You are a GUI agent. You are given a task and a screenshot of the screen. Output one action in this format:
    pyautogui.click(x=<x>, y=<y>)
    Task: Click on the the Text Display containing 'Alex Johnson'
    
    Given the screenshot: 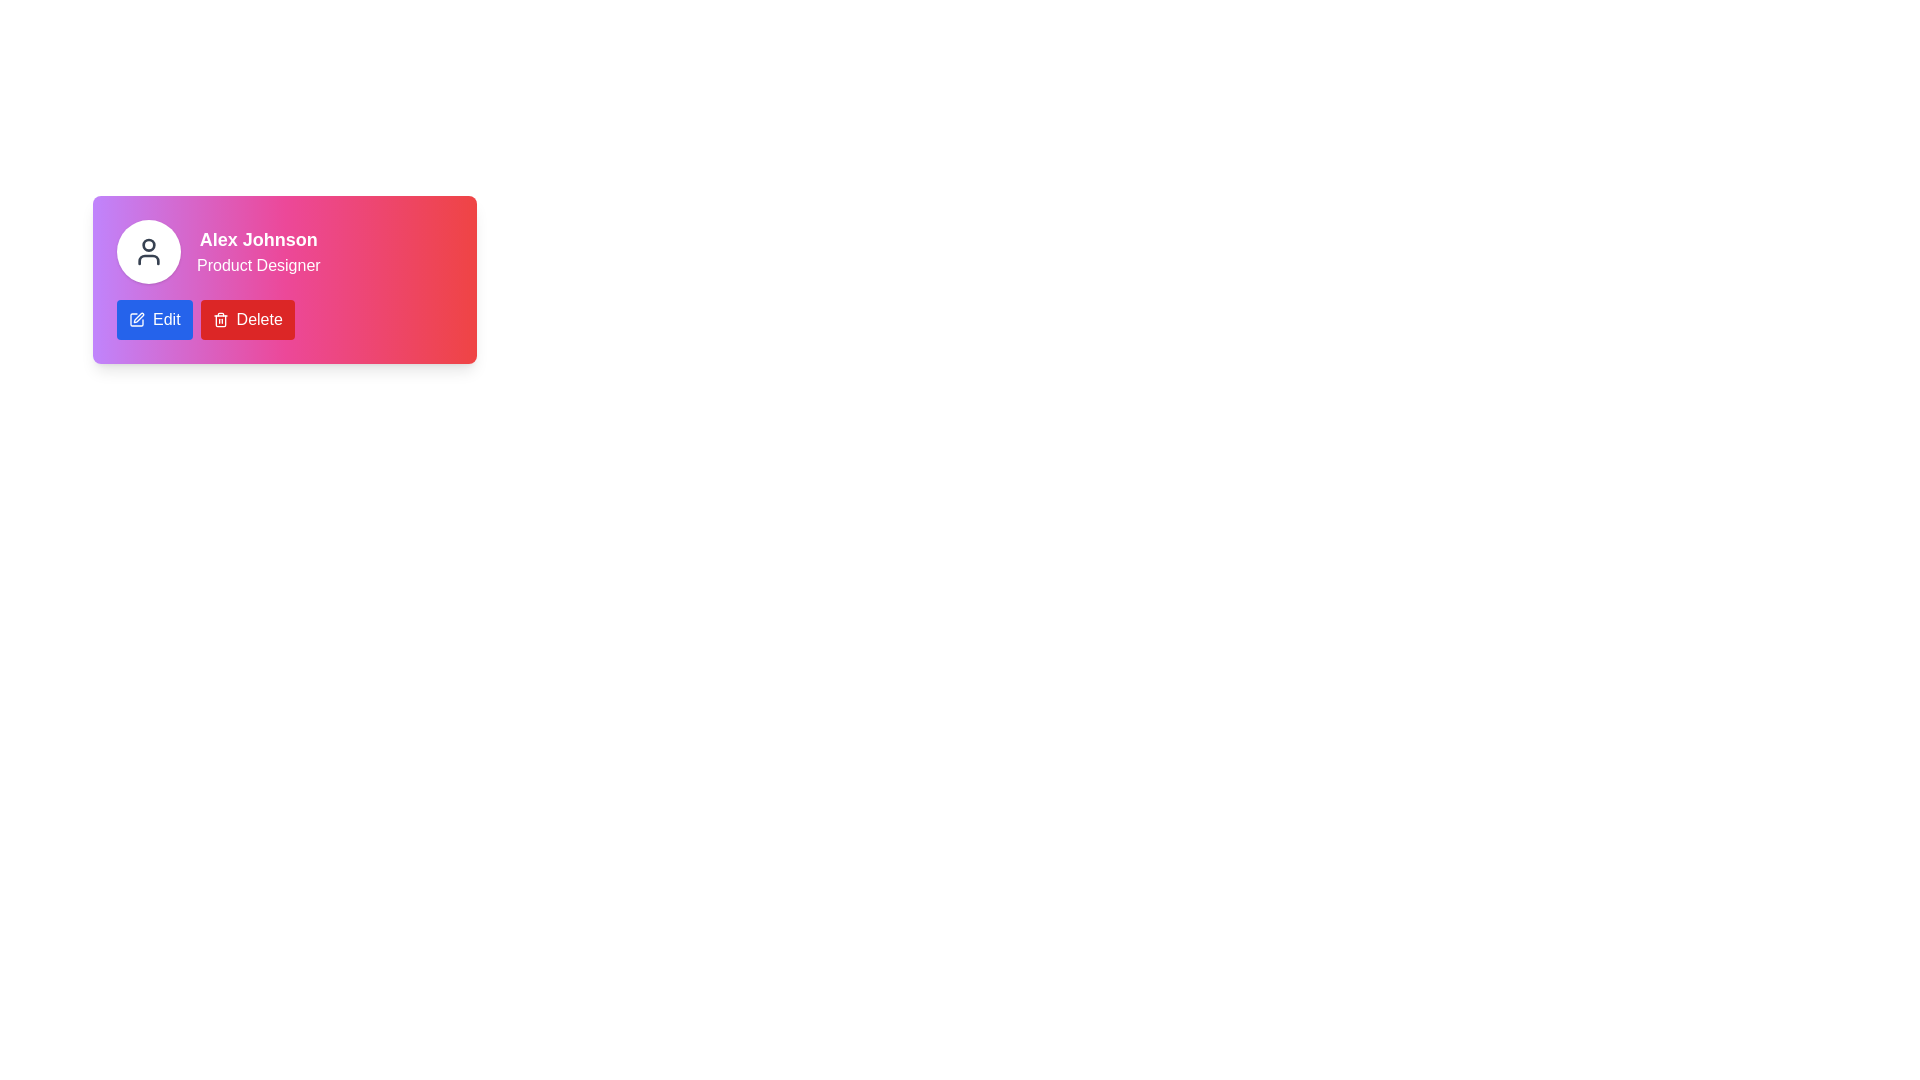 What is the action you would take?
    pyautogui.click(x=257, y=250)
    